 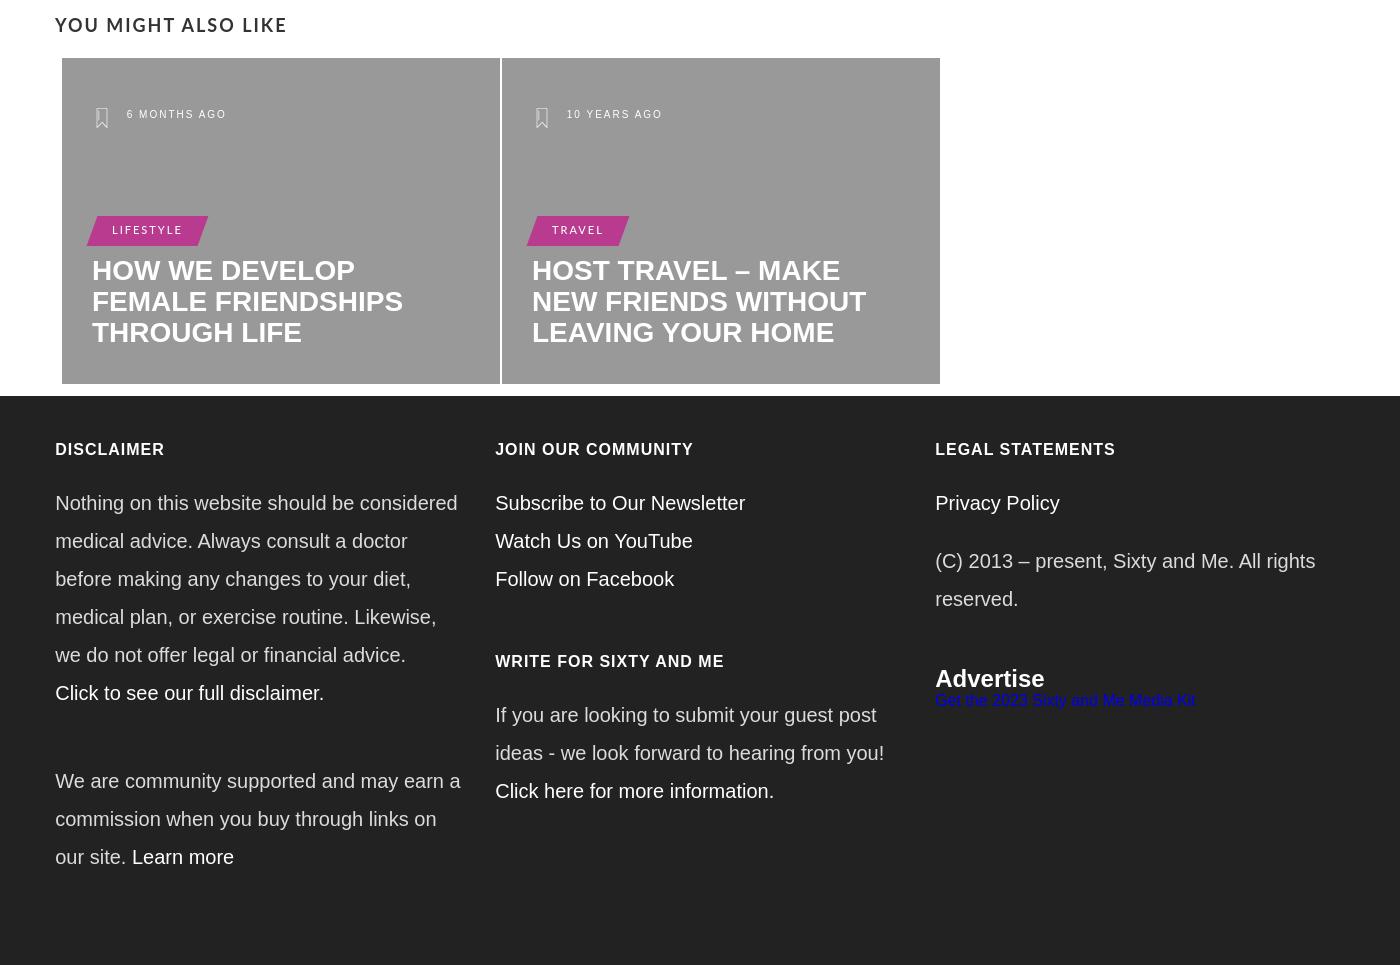 What do you see at coordinates (1125, 579) in the screenshot?
I see `'(C) 2013 – present, Sixty and Me. All rights reserved.'` at bounding box center [1125, 579].